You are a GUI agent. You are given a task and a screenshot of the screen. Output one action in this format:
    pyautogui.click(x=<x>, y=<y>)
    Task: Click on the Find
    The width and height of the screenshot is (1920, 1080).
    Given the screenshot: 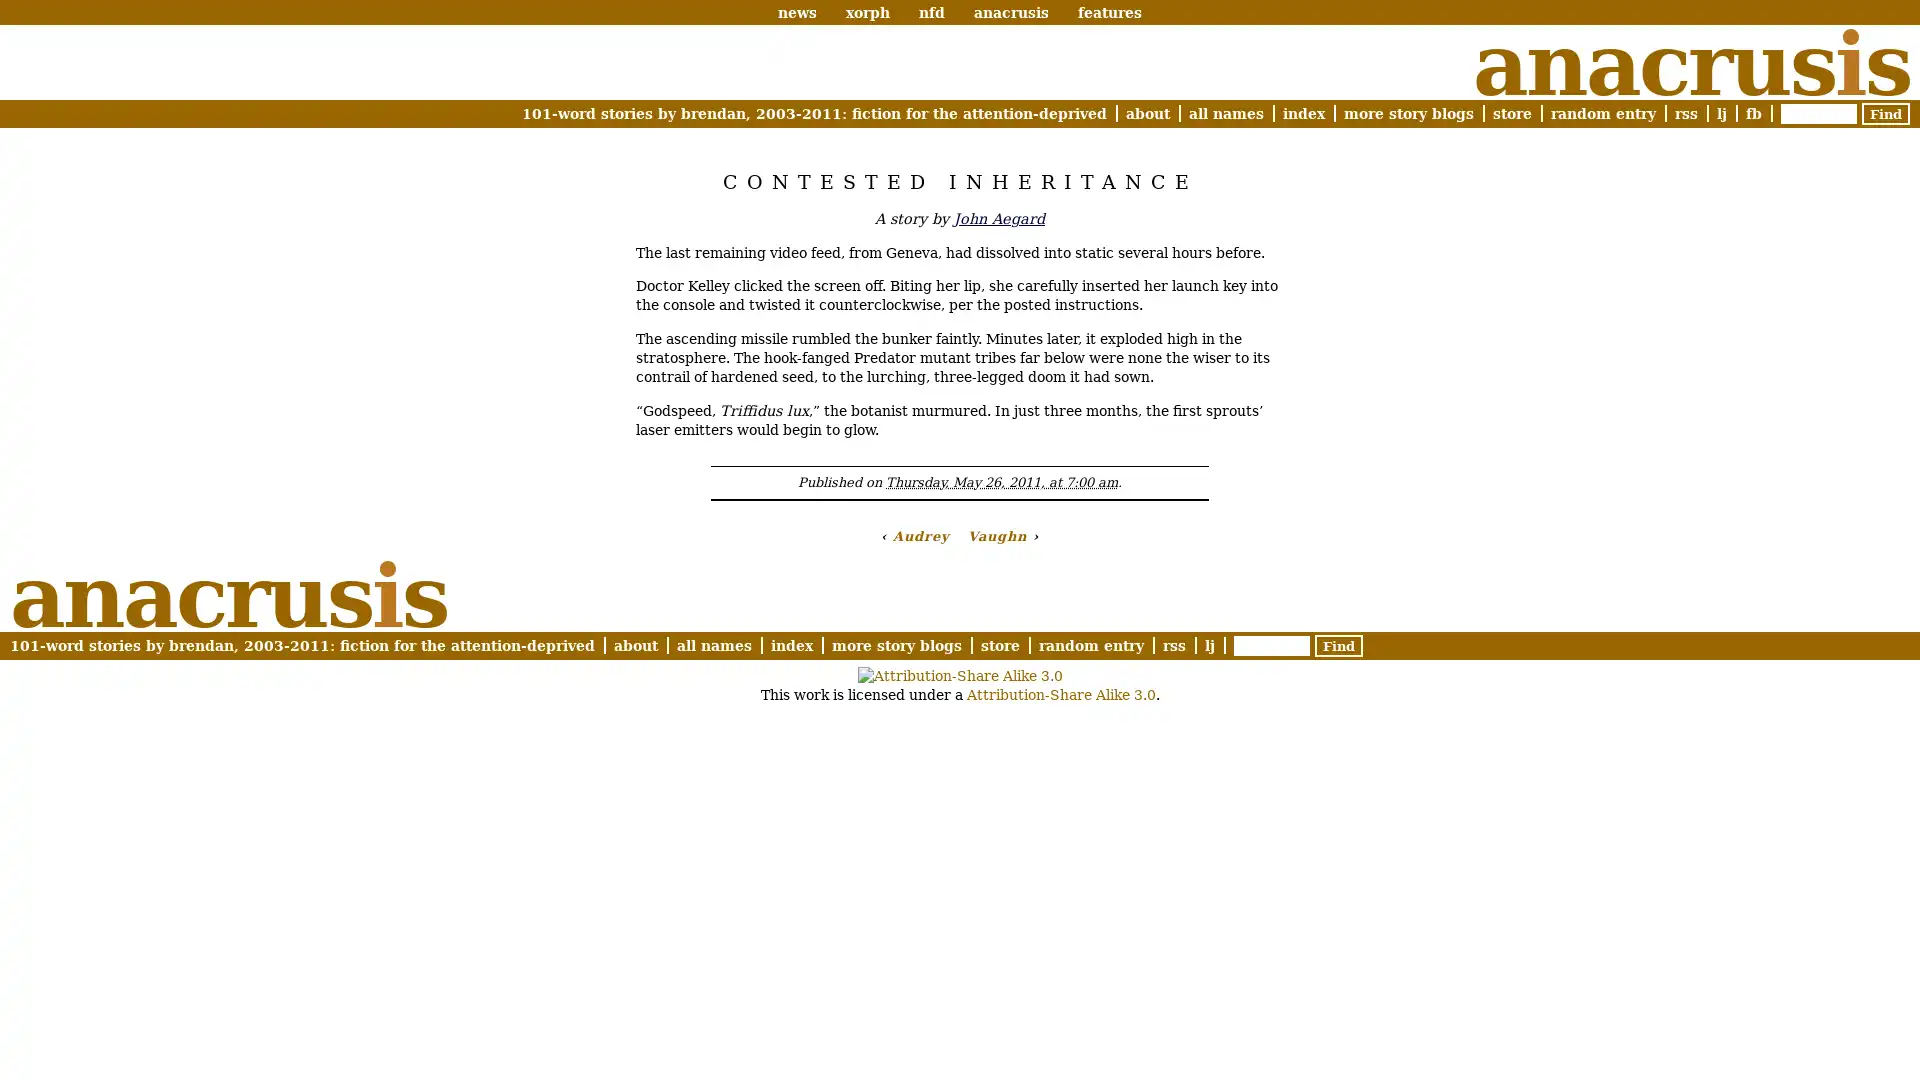 What is the action you would take?
    pyautogui.click(x=1339, y=645)
    